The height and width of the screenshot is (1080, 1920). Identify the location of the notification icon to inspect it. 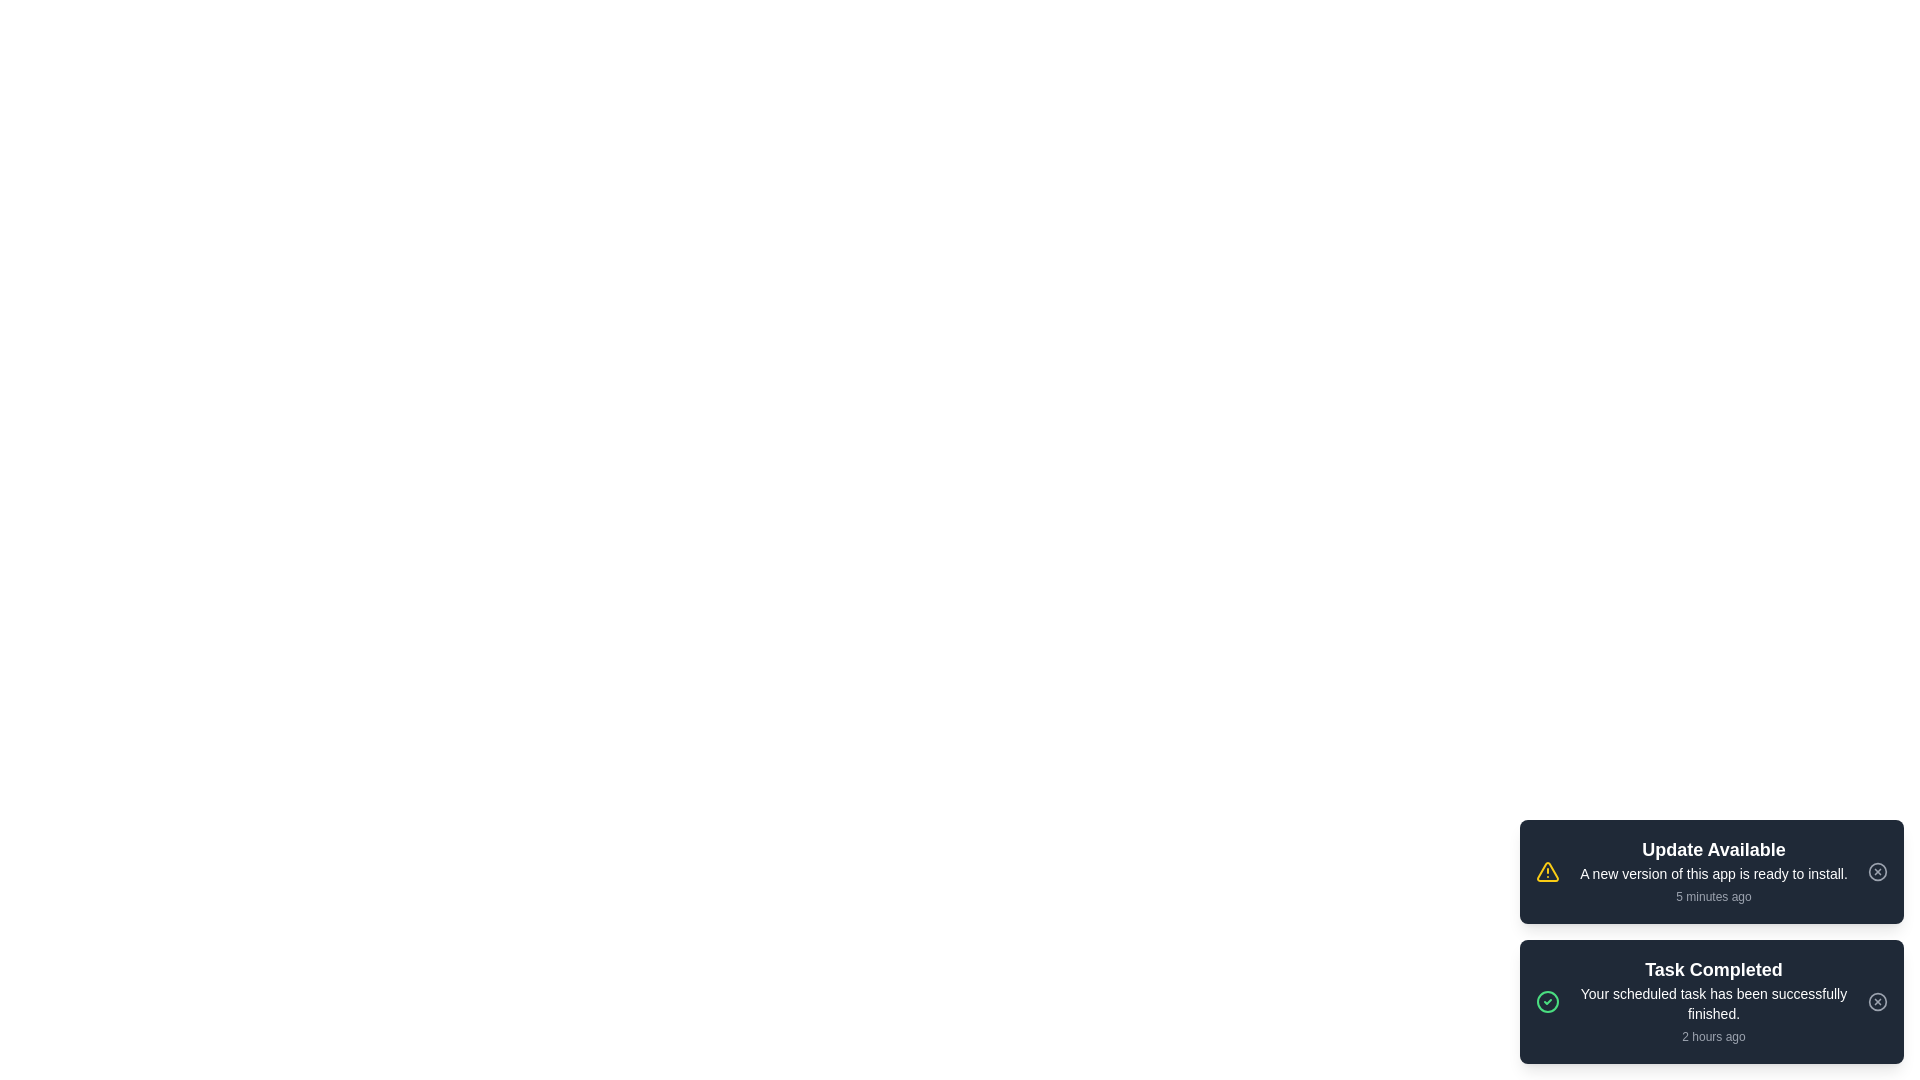
(1547, 870).